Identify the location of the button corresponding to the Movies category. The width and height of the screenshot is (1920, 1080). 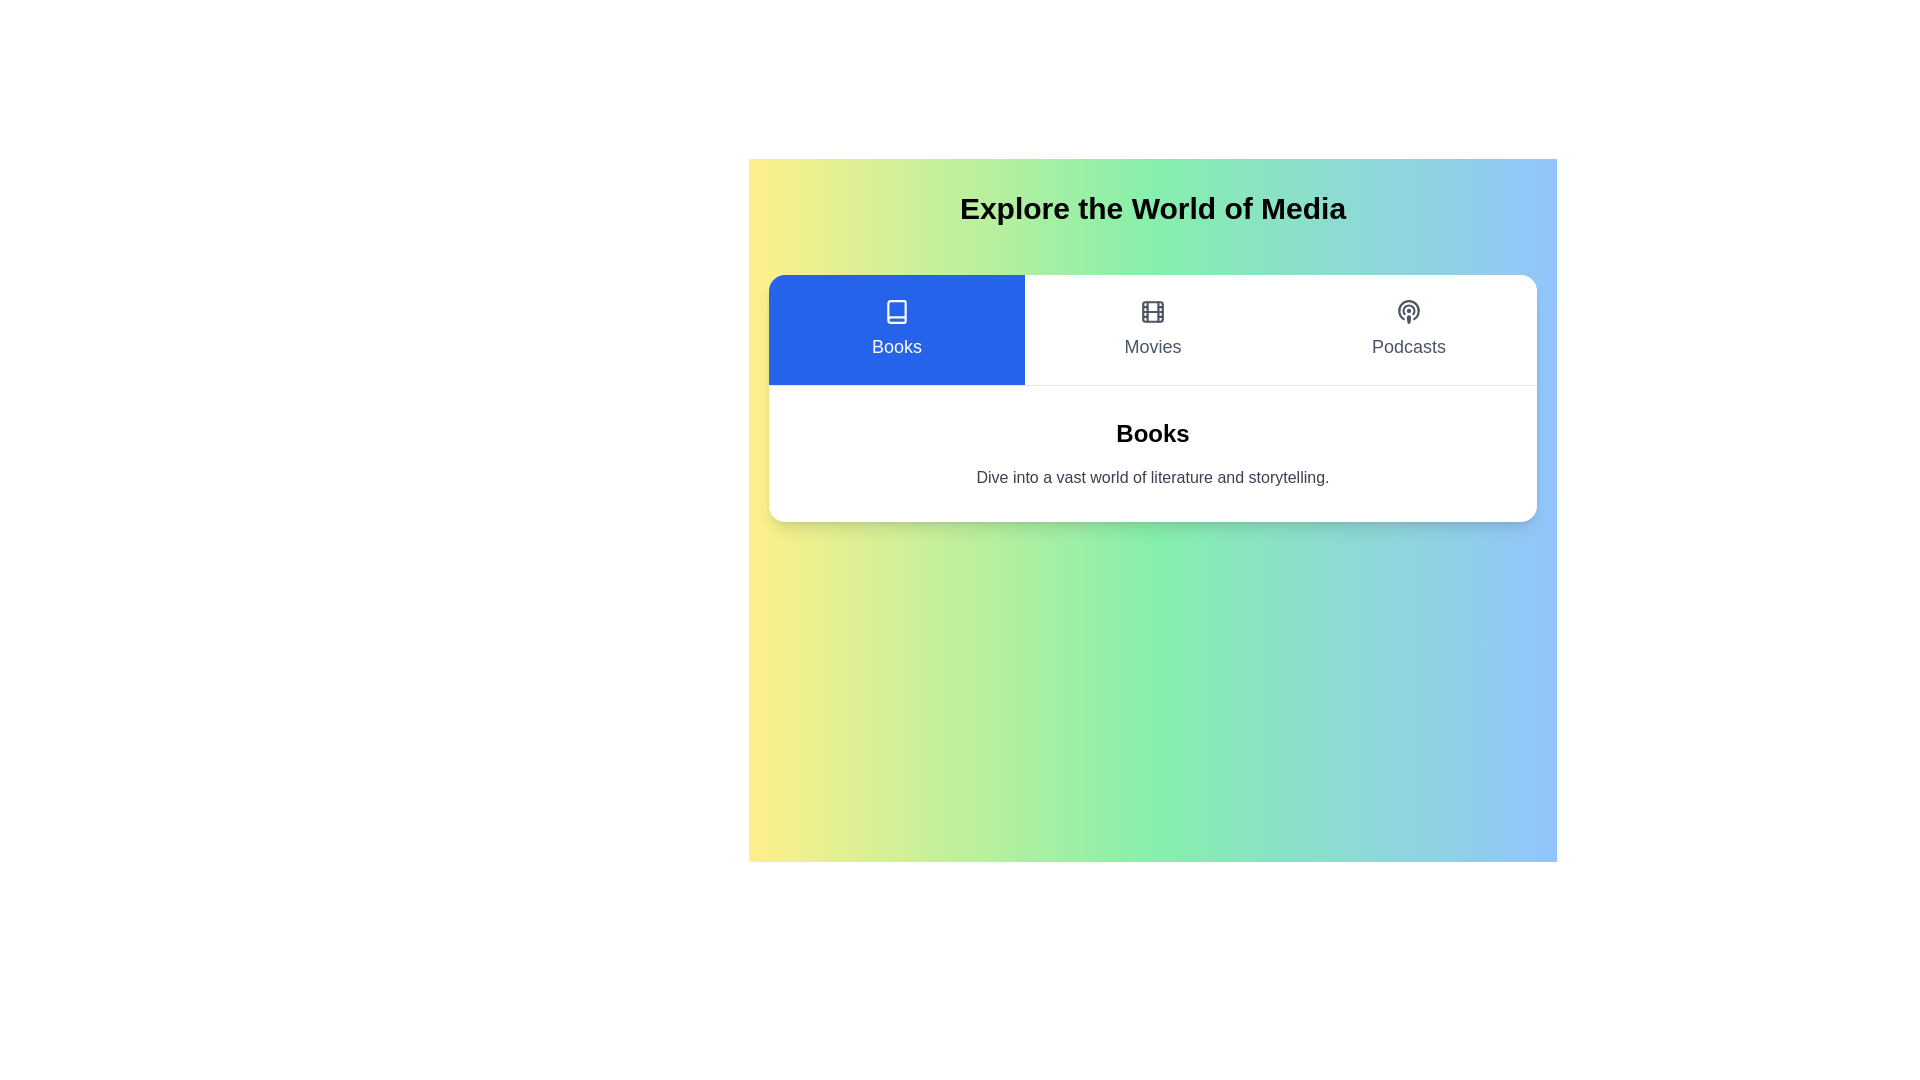
(1152, 329).